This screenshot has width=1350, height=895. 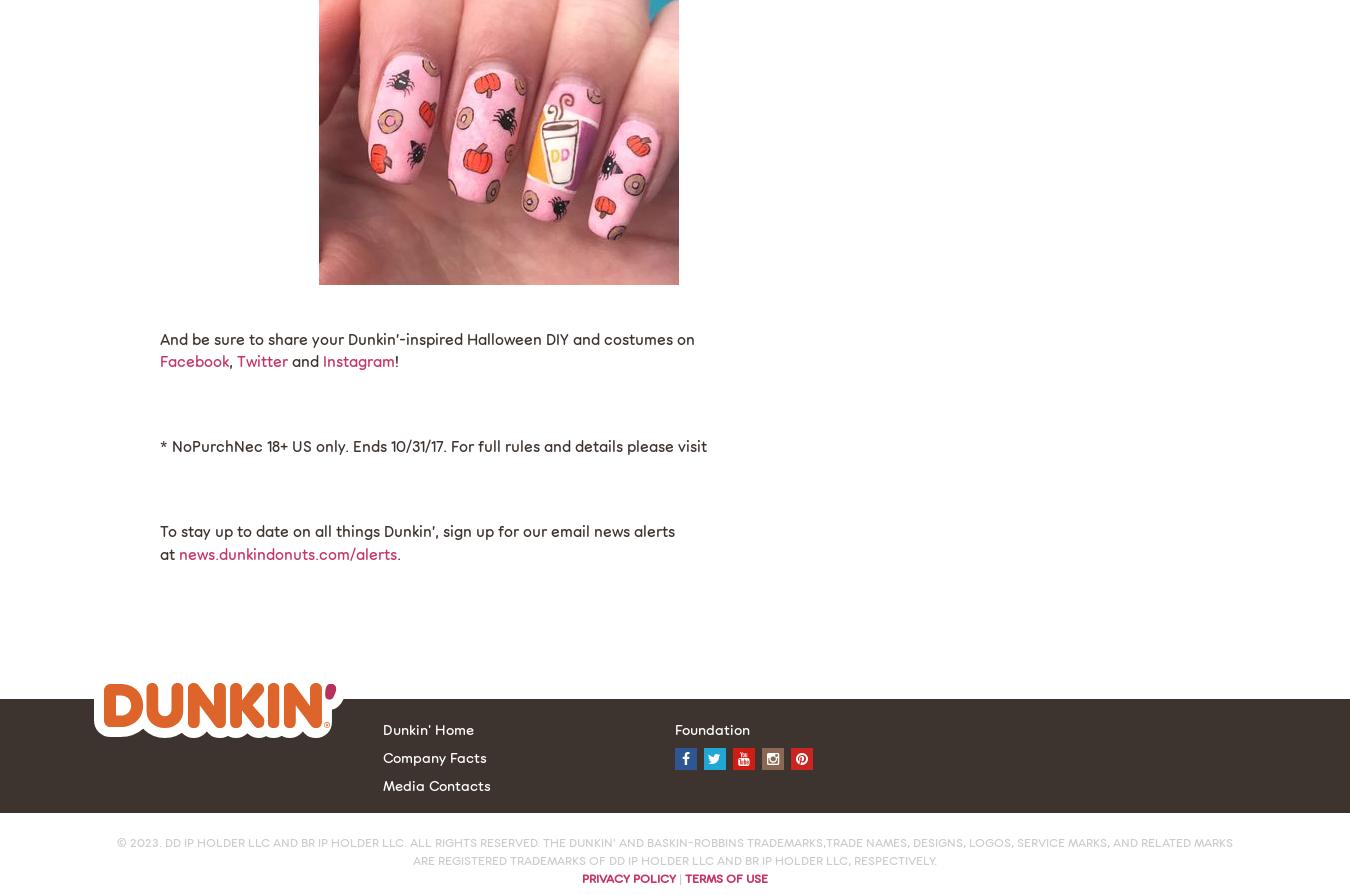 What do you see at coordinates (417, 541) in the screenshot?
I see `'To stay up to date on all things Dunkin’, sign up for our email news alerts at'` at bounding box center [417, 541].